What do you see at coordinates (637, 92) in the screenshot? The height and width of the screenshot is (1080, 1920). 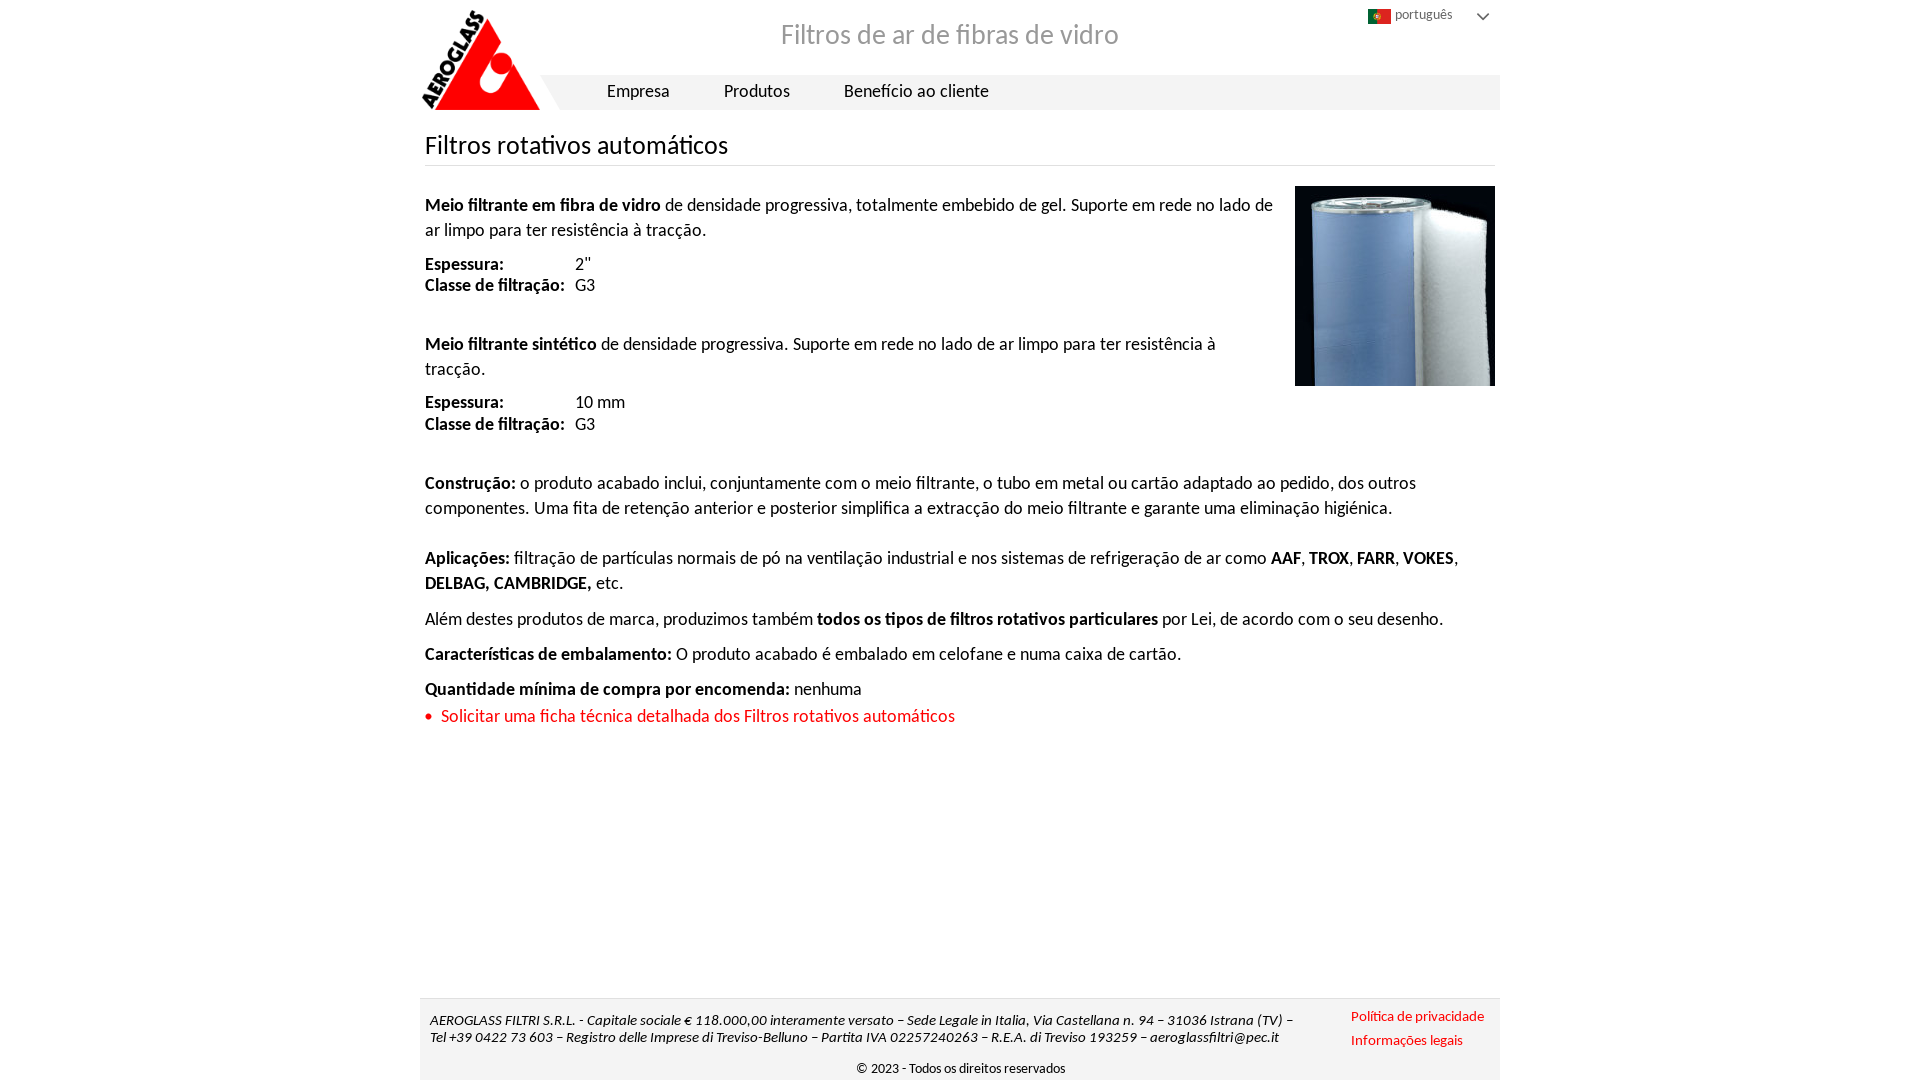 I see `'Empresa'` at bounding box center [637, 92].